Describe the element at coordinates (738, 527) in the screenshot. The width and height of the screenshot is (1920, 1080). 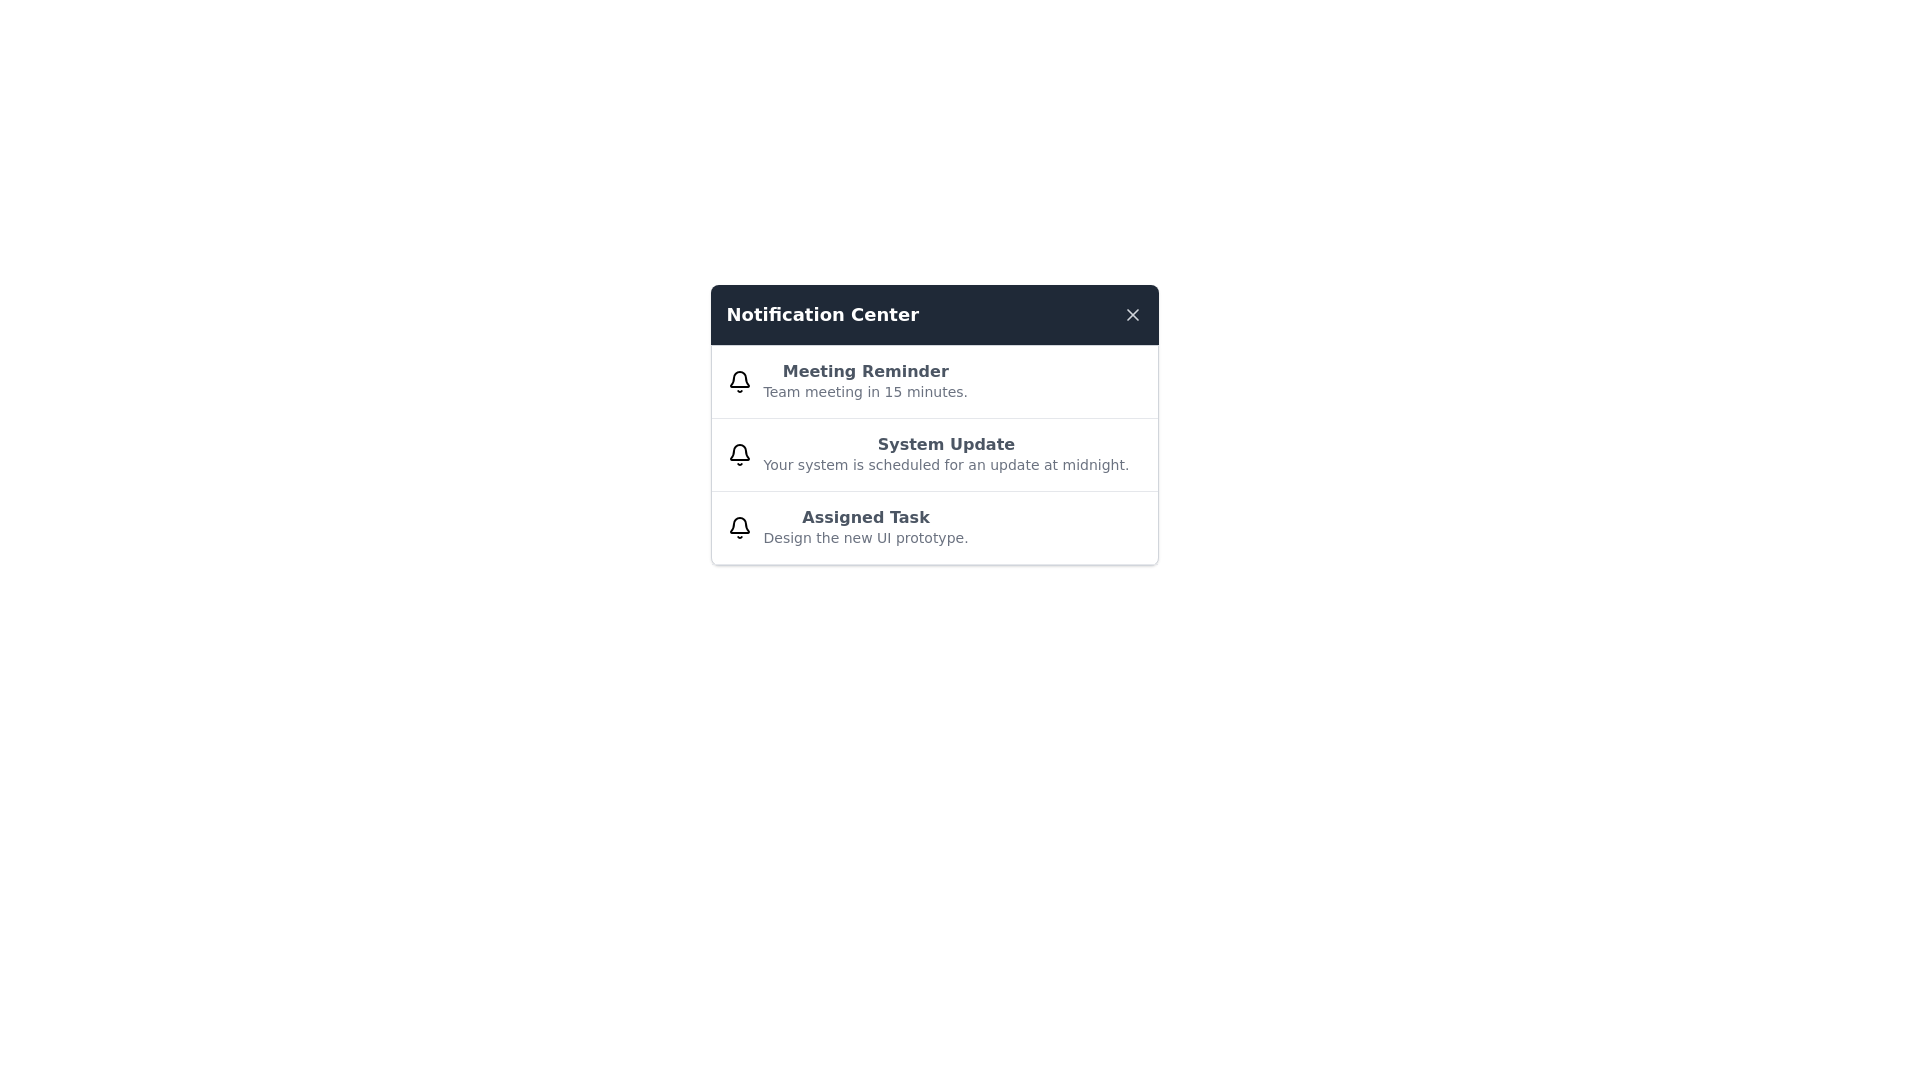
I see `the bell icon located on the left side of the row containing the text 'Assigned Task' and 'Design the new UI prototype' in the third notification item of the Notification Center dropdown` at that location.